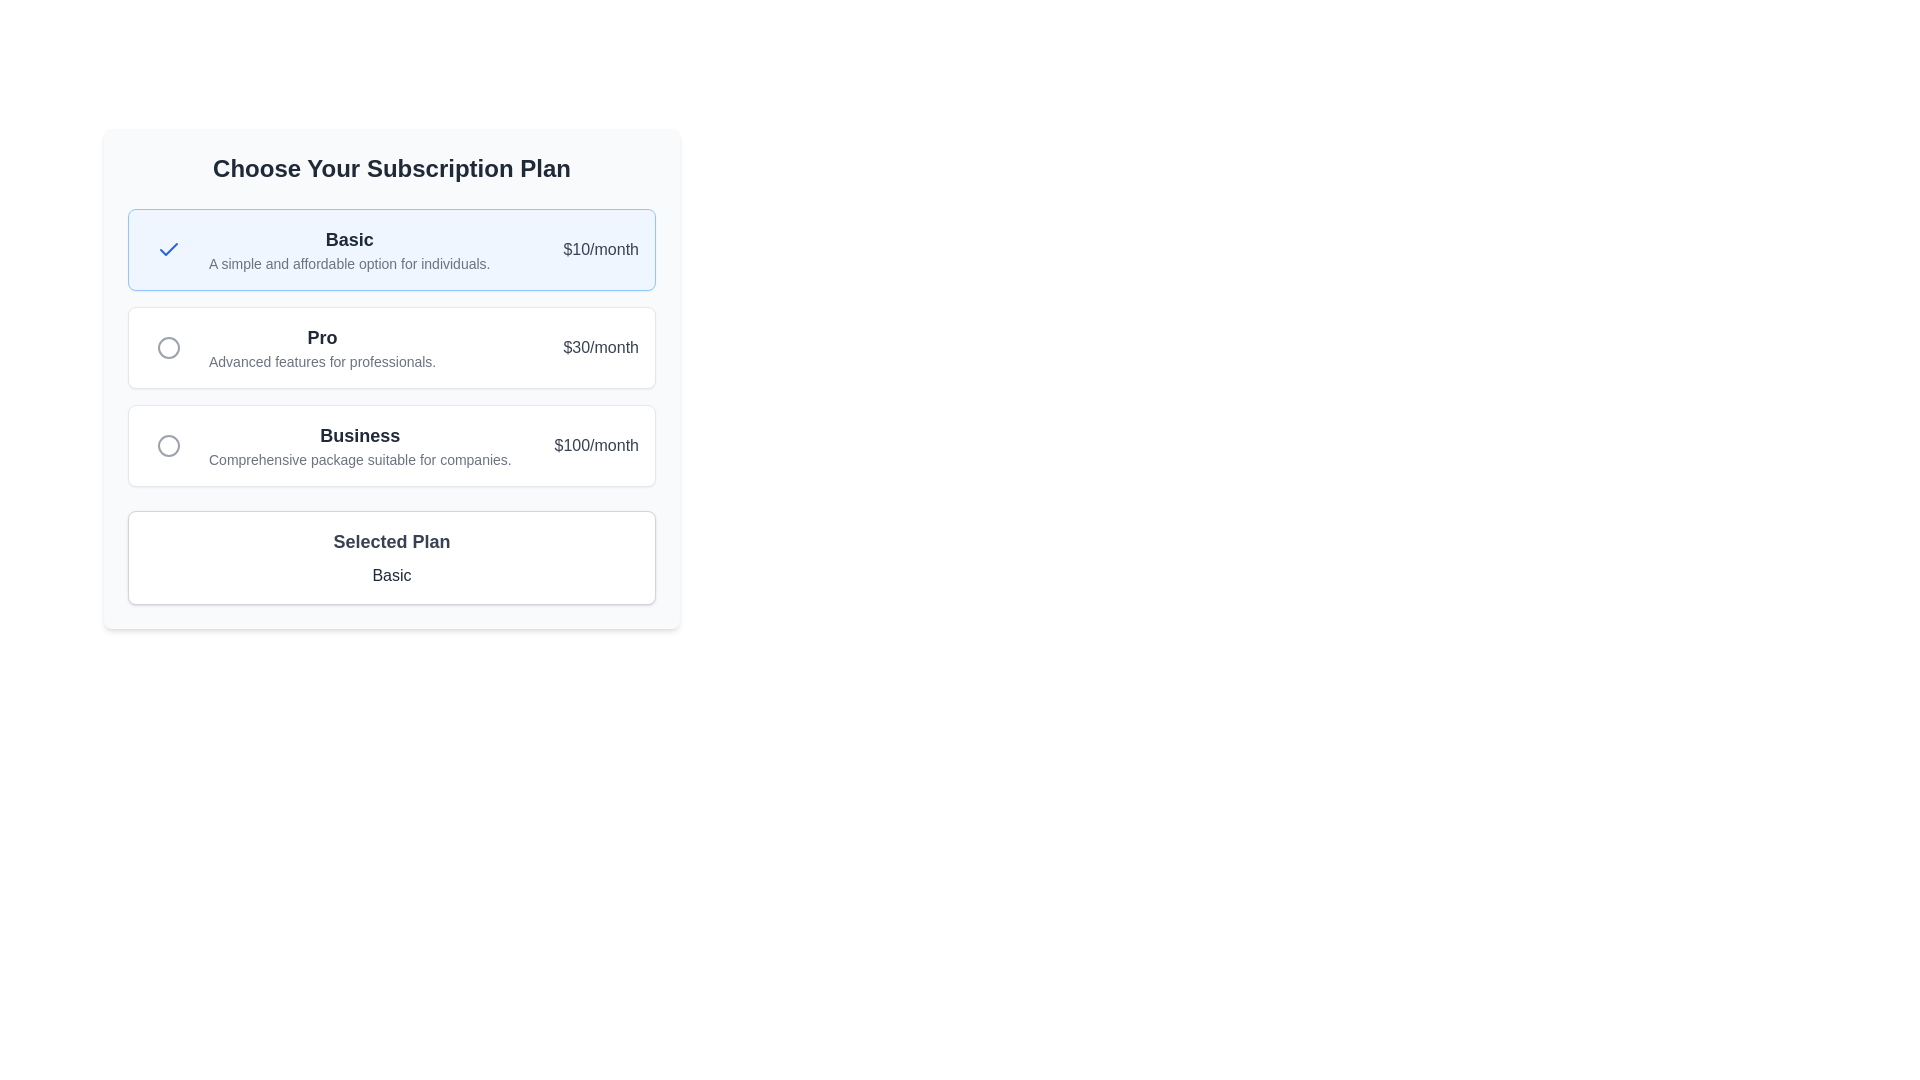  I want to click on the radio button located at the top-left corner of the 'Business' subscription plan selection card, so click(168, 445).